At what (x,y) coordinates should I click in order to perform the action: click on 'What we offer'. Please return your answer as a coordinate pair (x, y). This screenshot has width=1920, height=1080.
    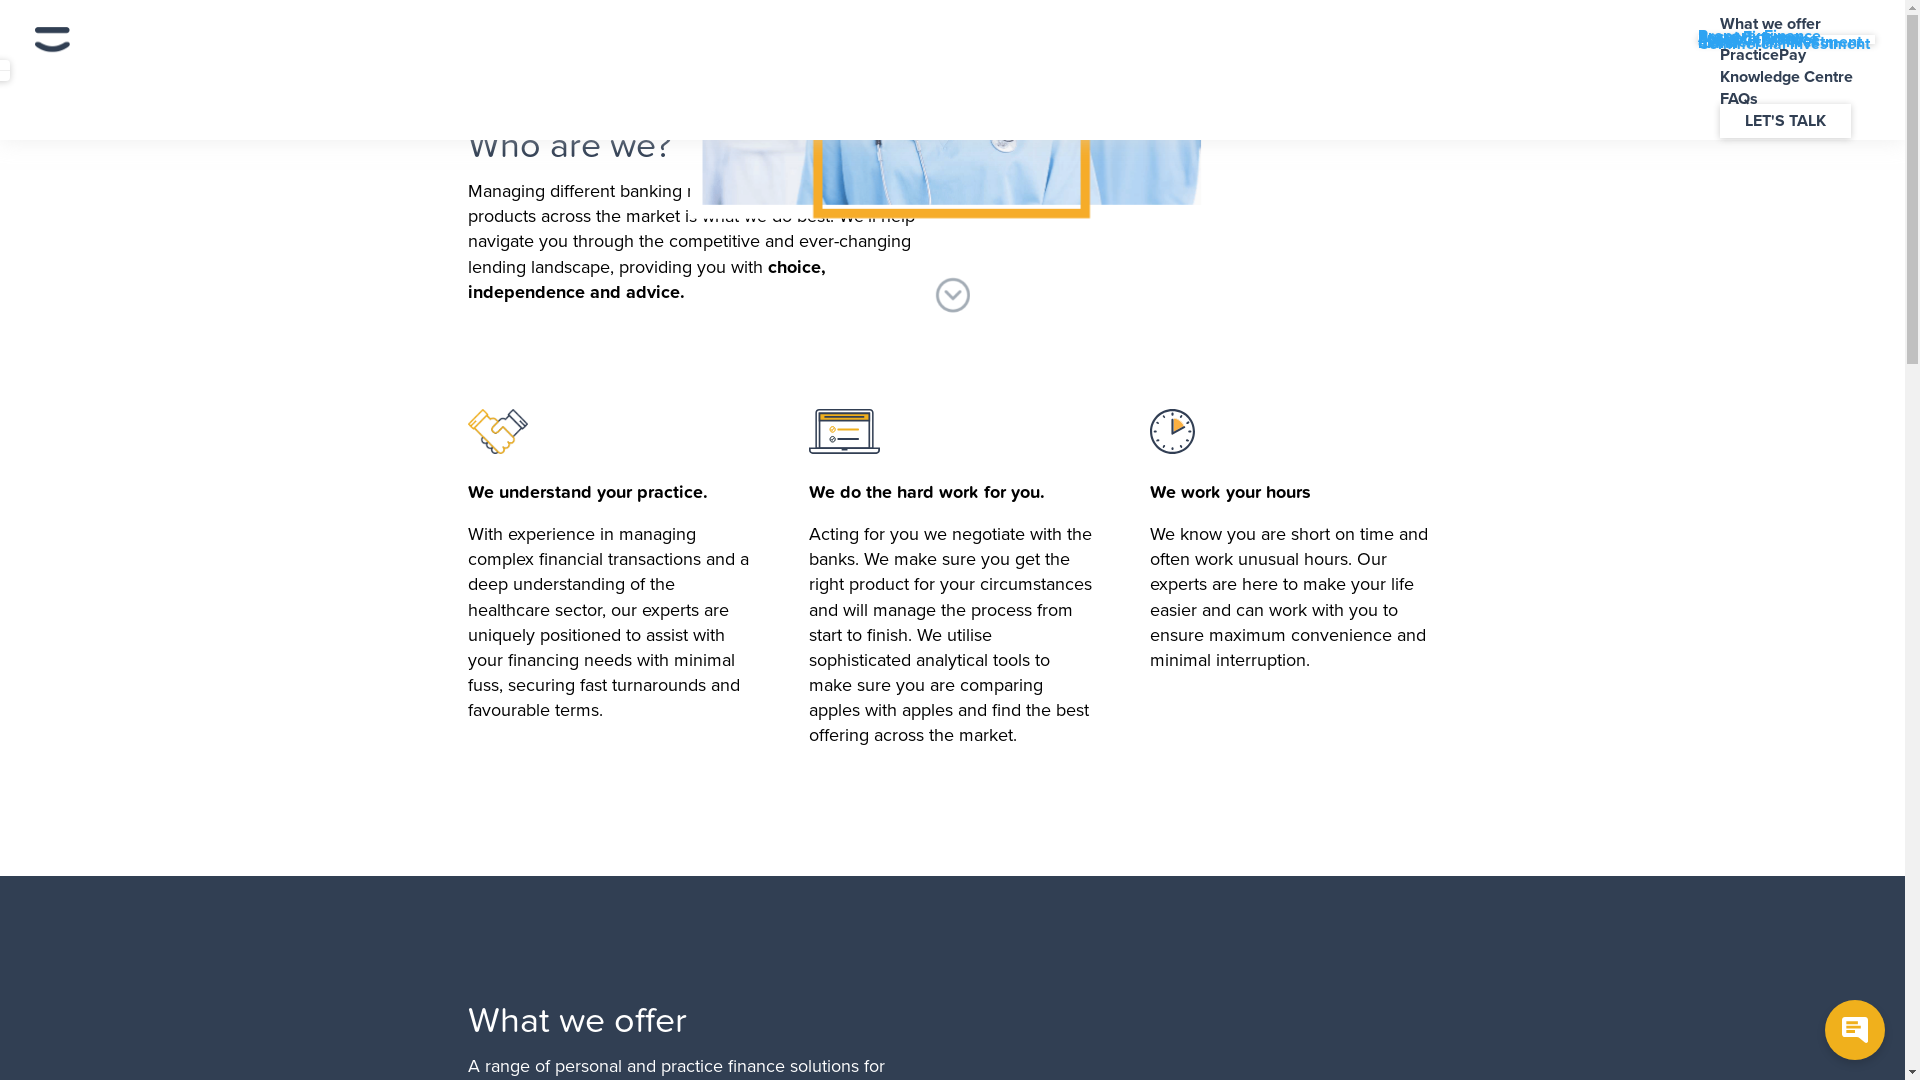
    Looking at the image, I should click on (1770, 23).